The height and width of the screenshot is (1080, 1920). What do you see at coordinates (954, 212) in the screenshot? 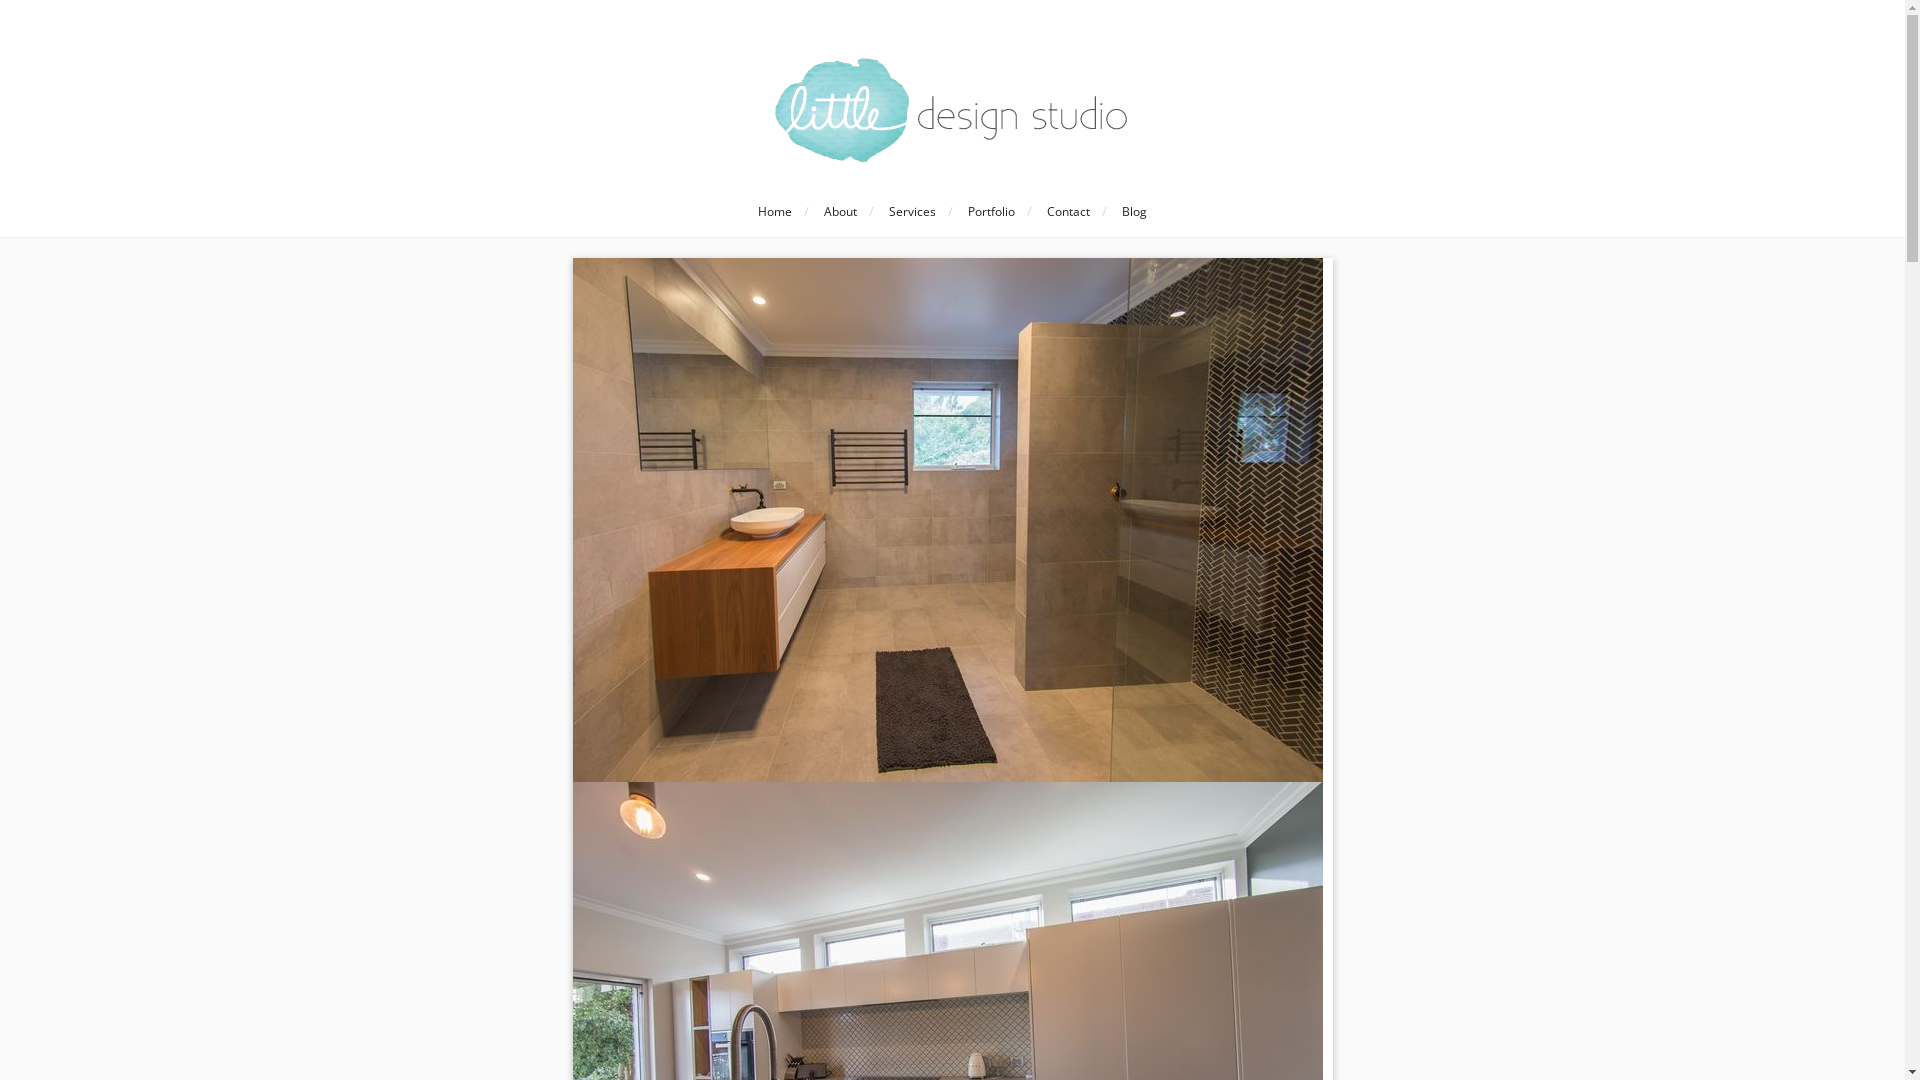
I see `'Portfolio'` at bounding box center [954, 212].